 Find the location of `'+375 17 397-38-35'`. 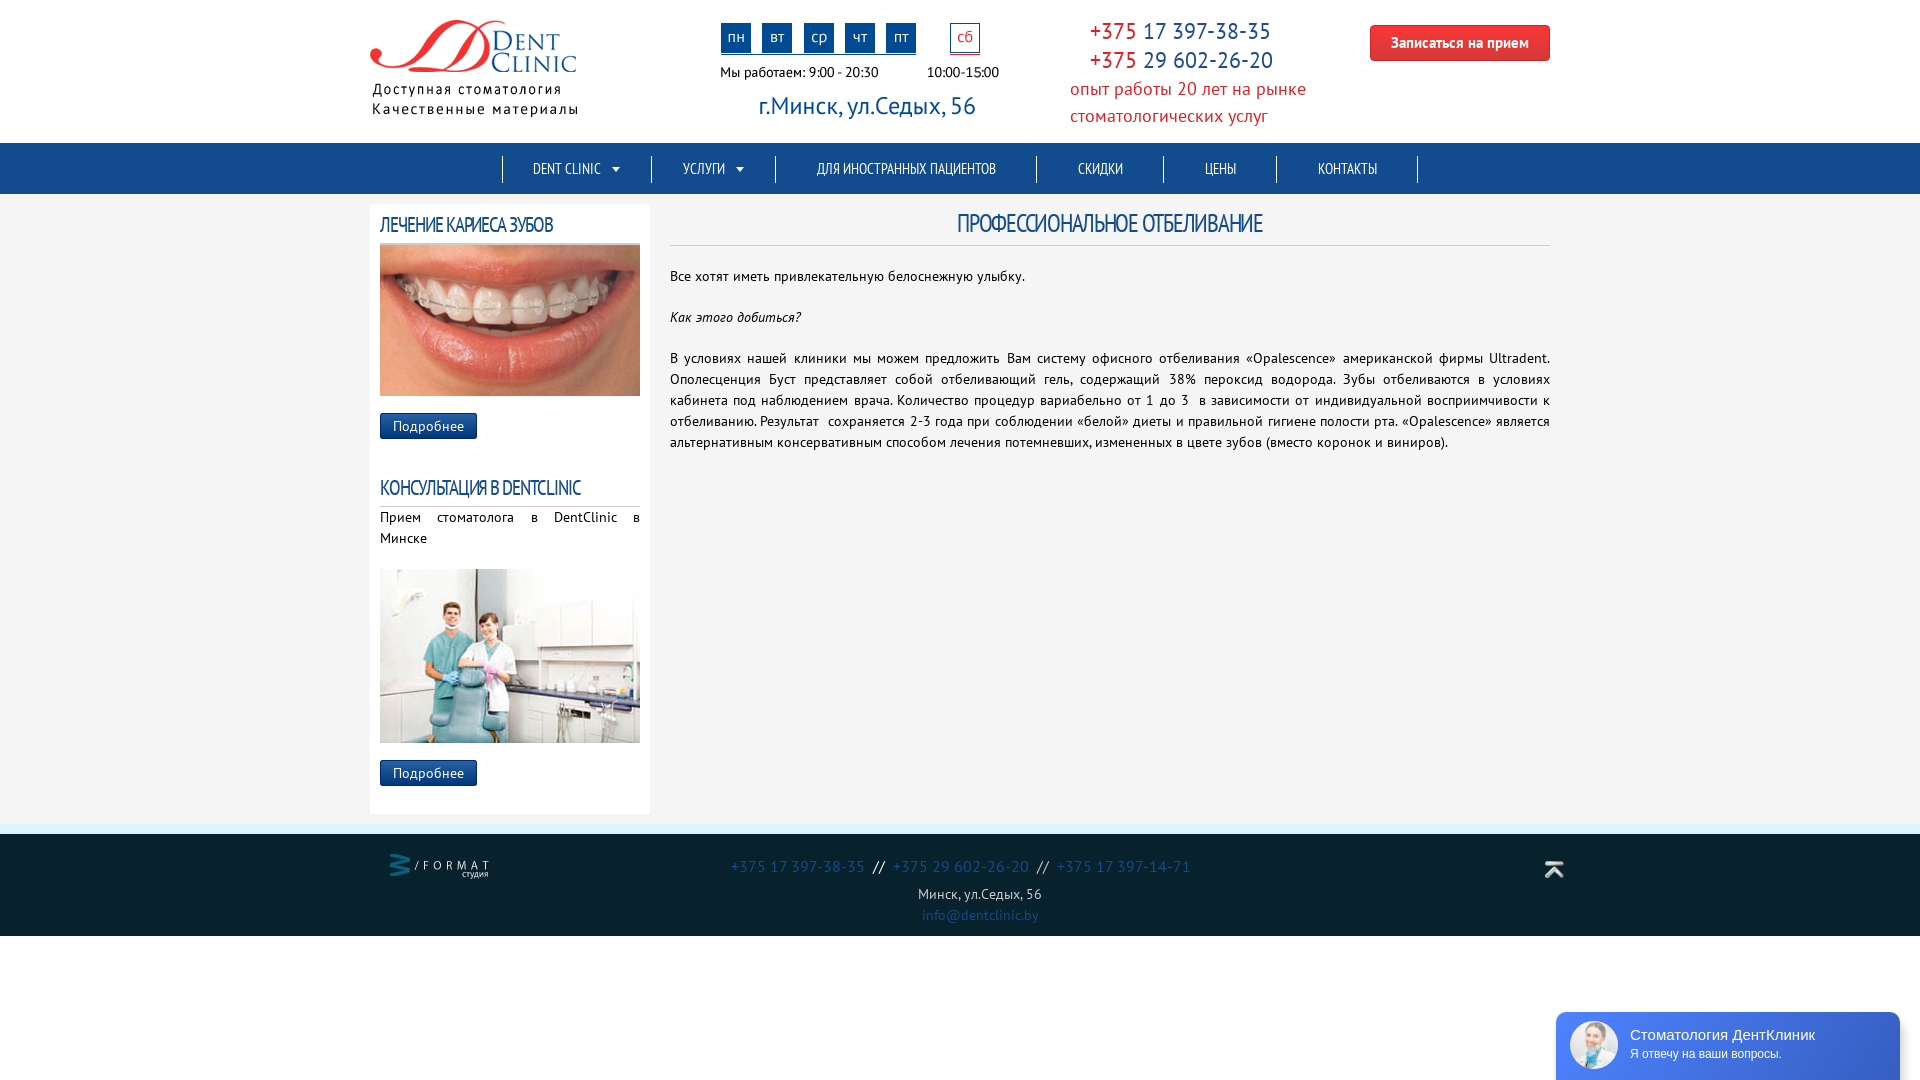

'+375 17 397-38-35' is located at coordinates (1180, 34).